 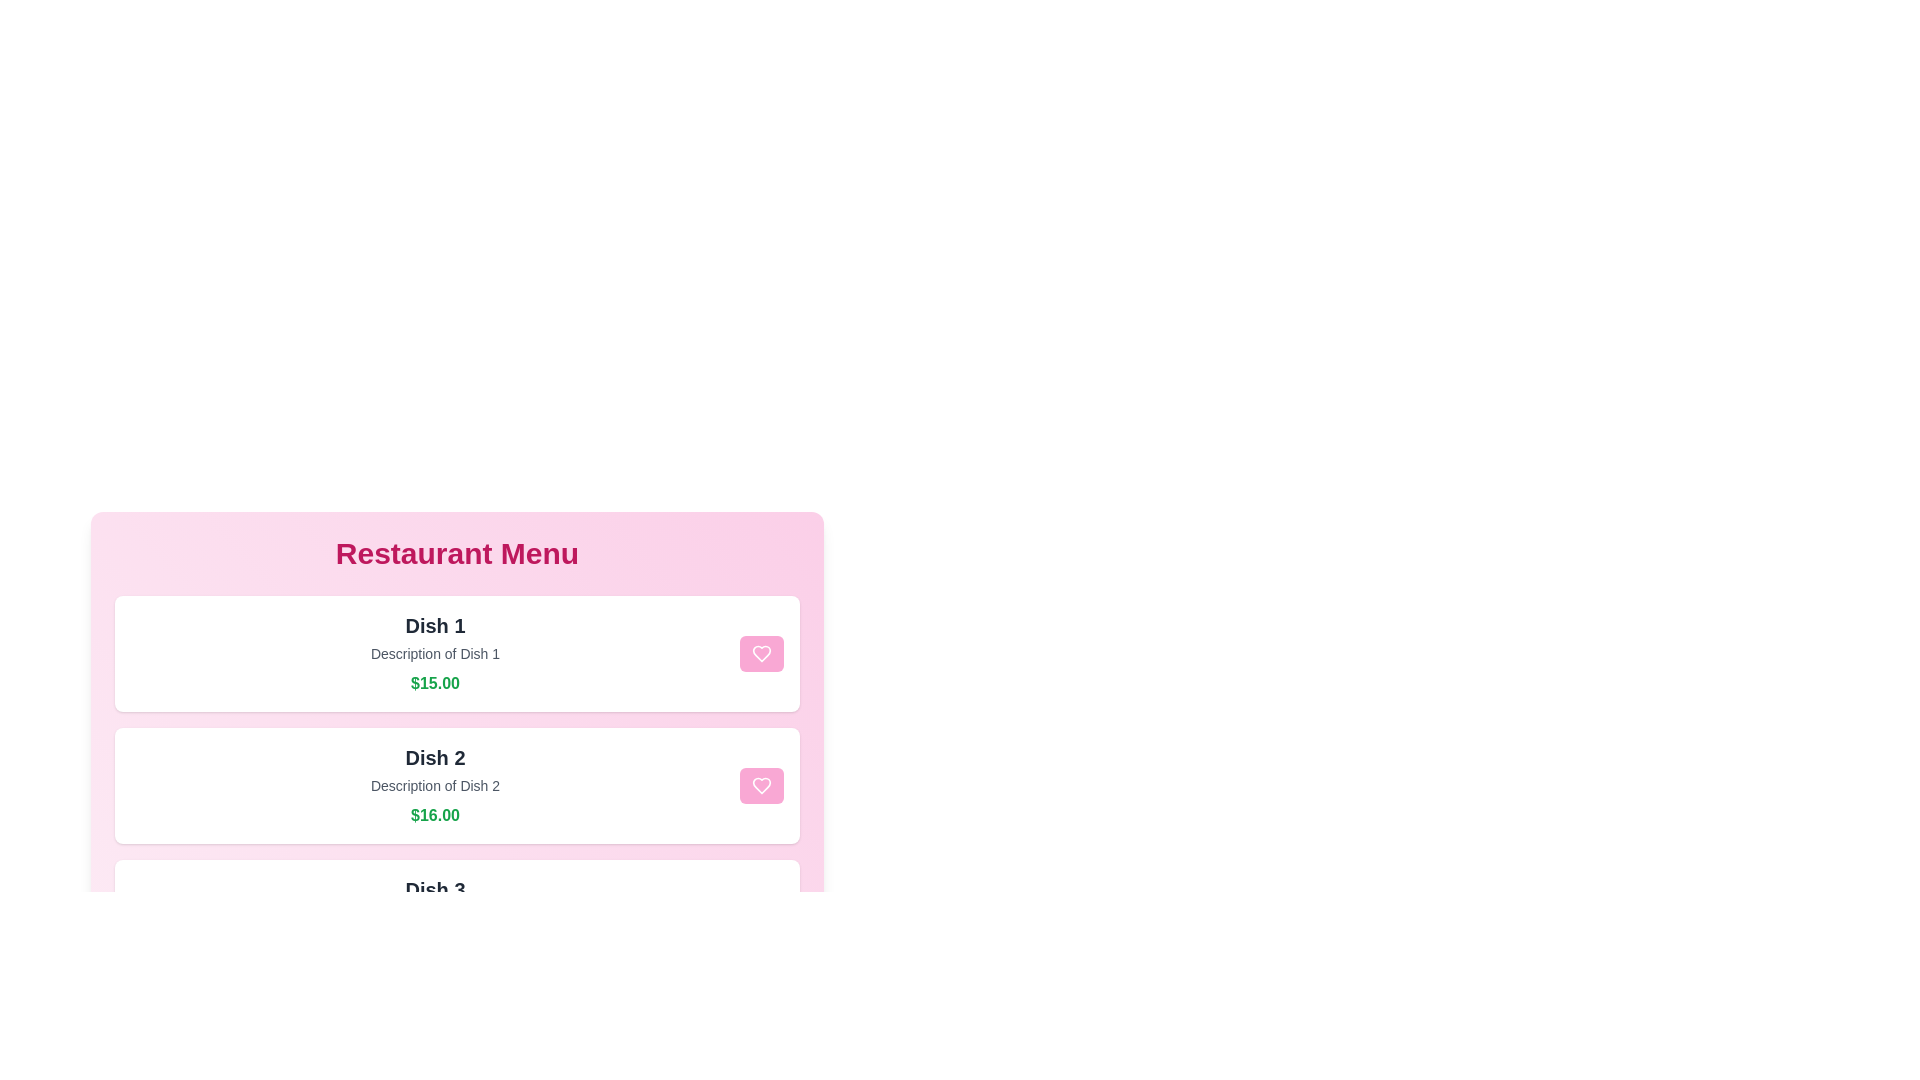 I want to click on the text heading 'Dish 2', so click(x=434, y=758).